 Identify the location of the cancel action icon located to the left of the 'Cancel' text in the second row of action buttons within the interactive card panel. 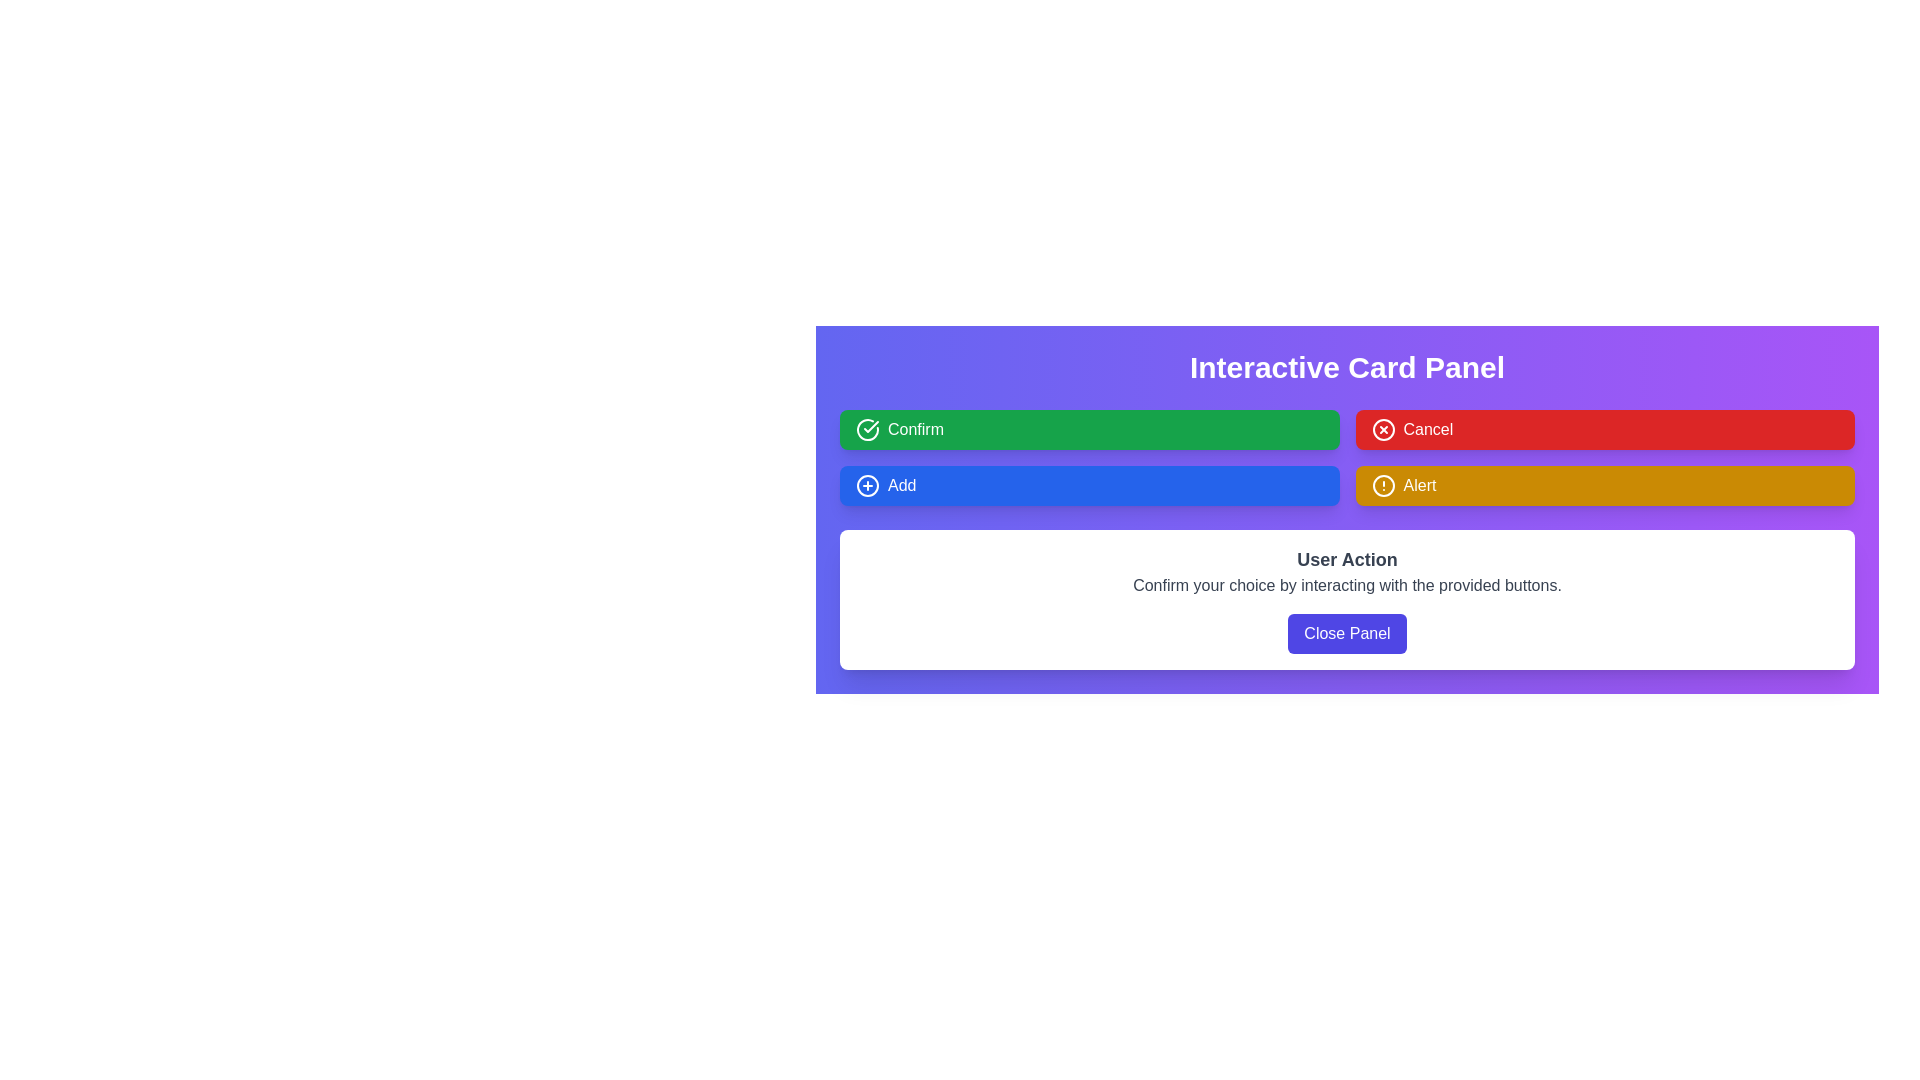
(1382, 428).